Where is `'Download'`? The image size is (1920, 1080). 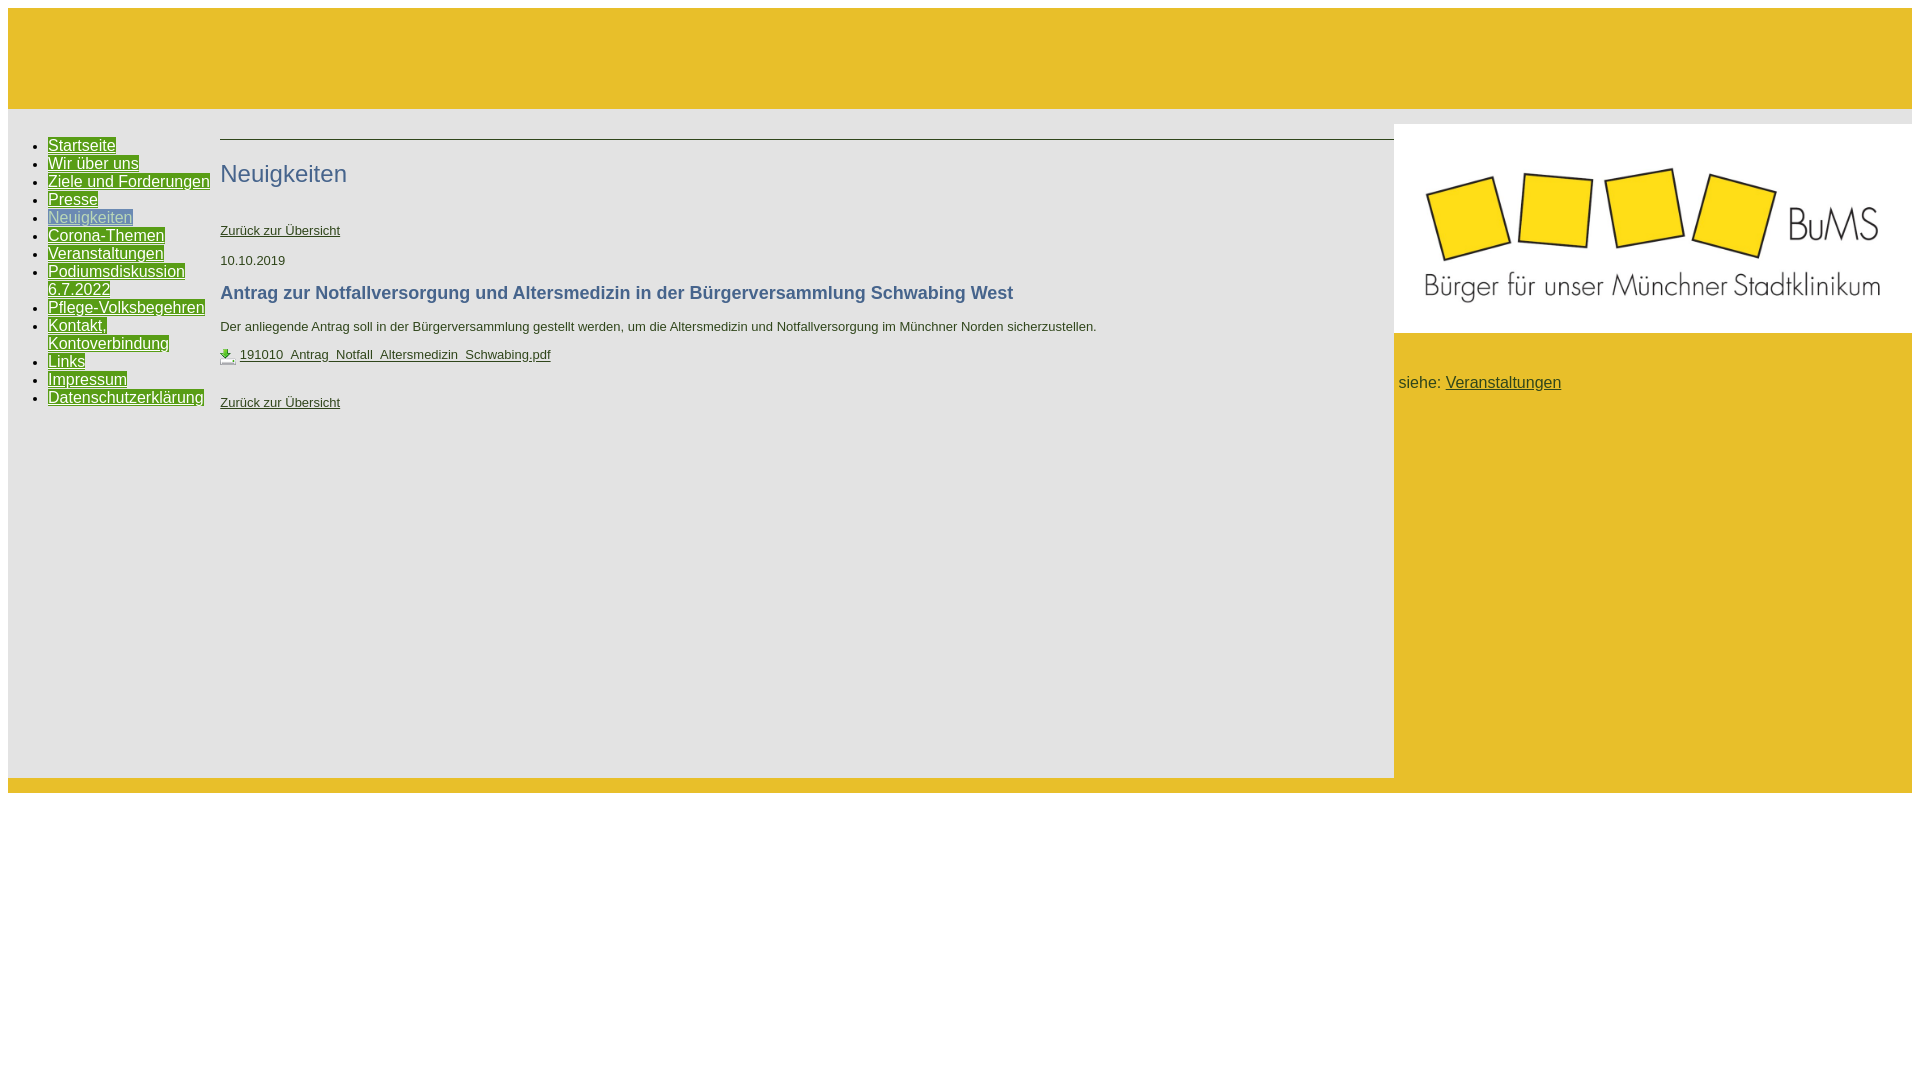
'Download' is located at coordinates (227, 356).